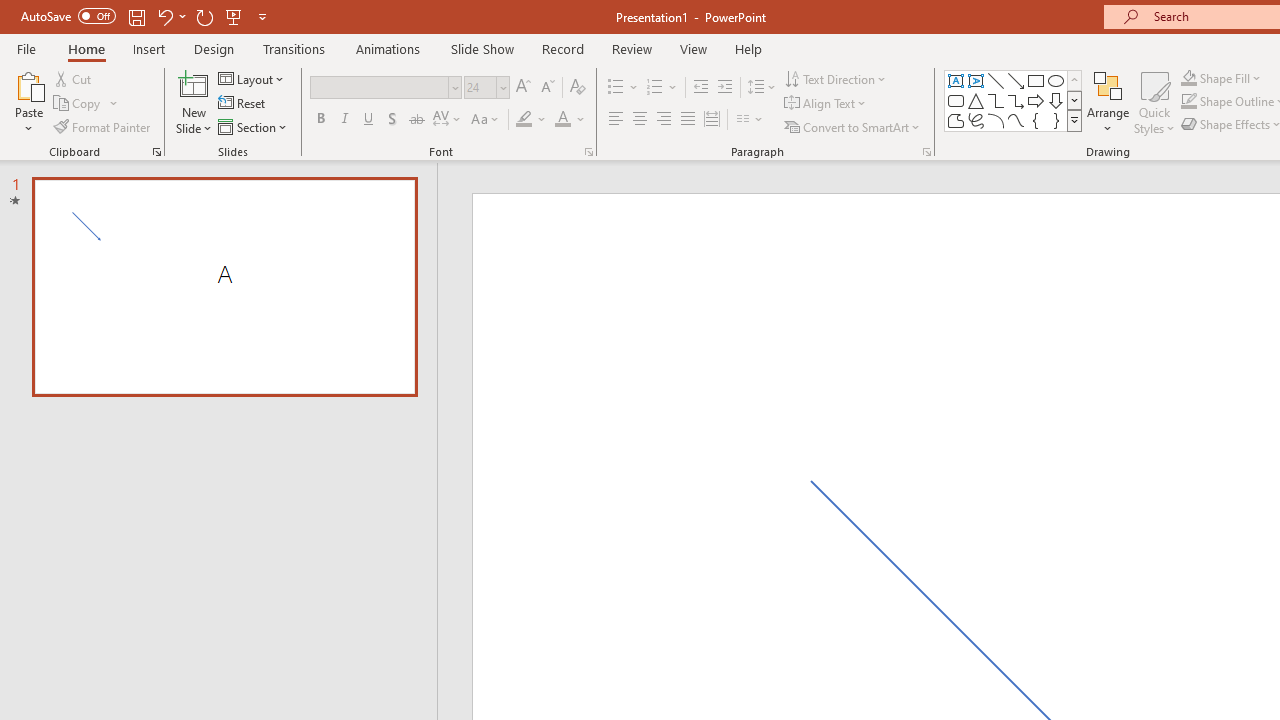  I want to click on 'Slide A', so click(224, 286).